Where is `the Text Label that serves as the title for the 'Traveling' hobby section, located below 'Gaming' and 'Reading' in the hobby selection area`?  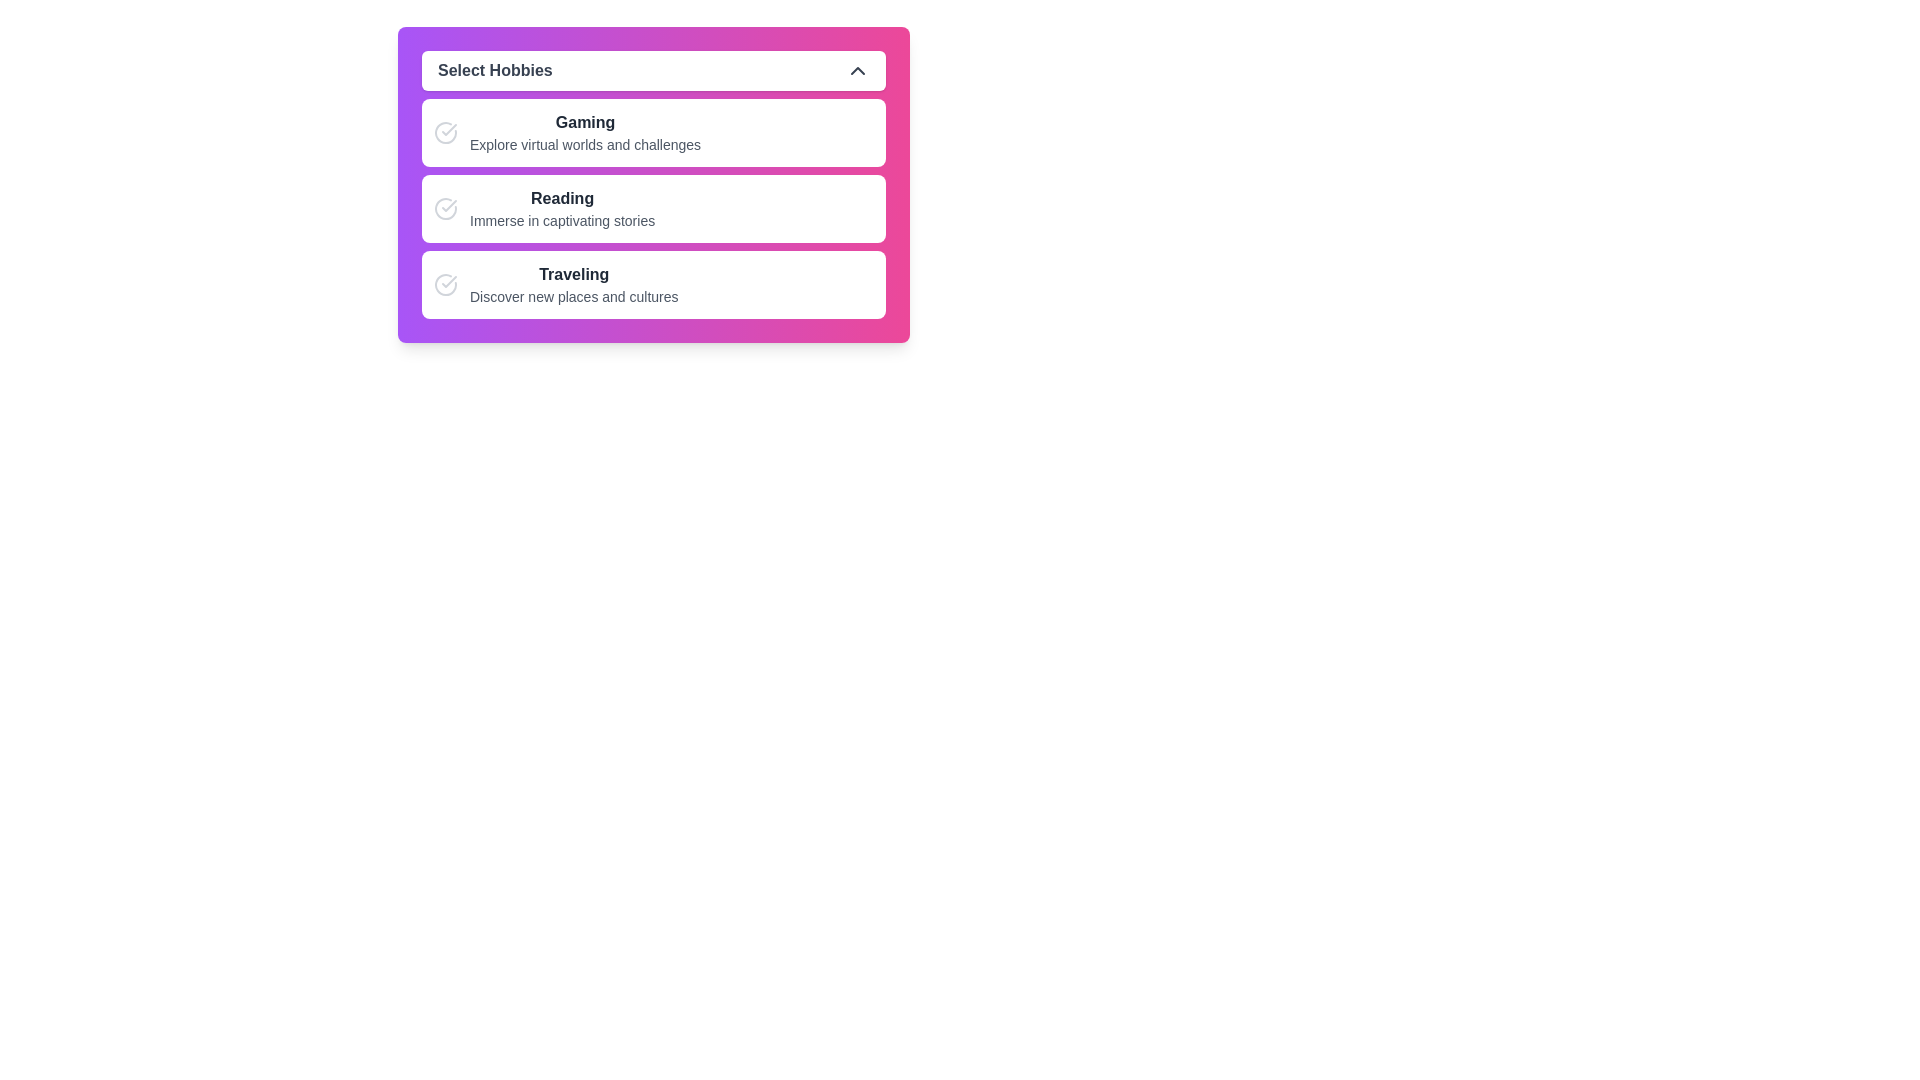
the Text Label that serves as the title for the 'Traveling' hobby section, located below 'Gaming' and 'Reading' in the hobby selection area is located at coordinates (573, 274).